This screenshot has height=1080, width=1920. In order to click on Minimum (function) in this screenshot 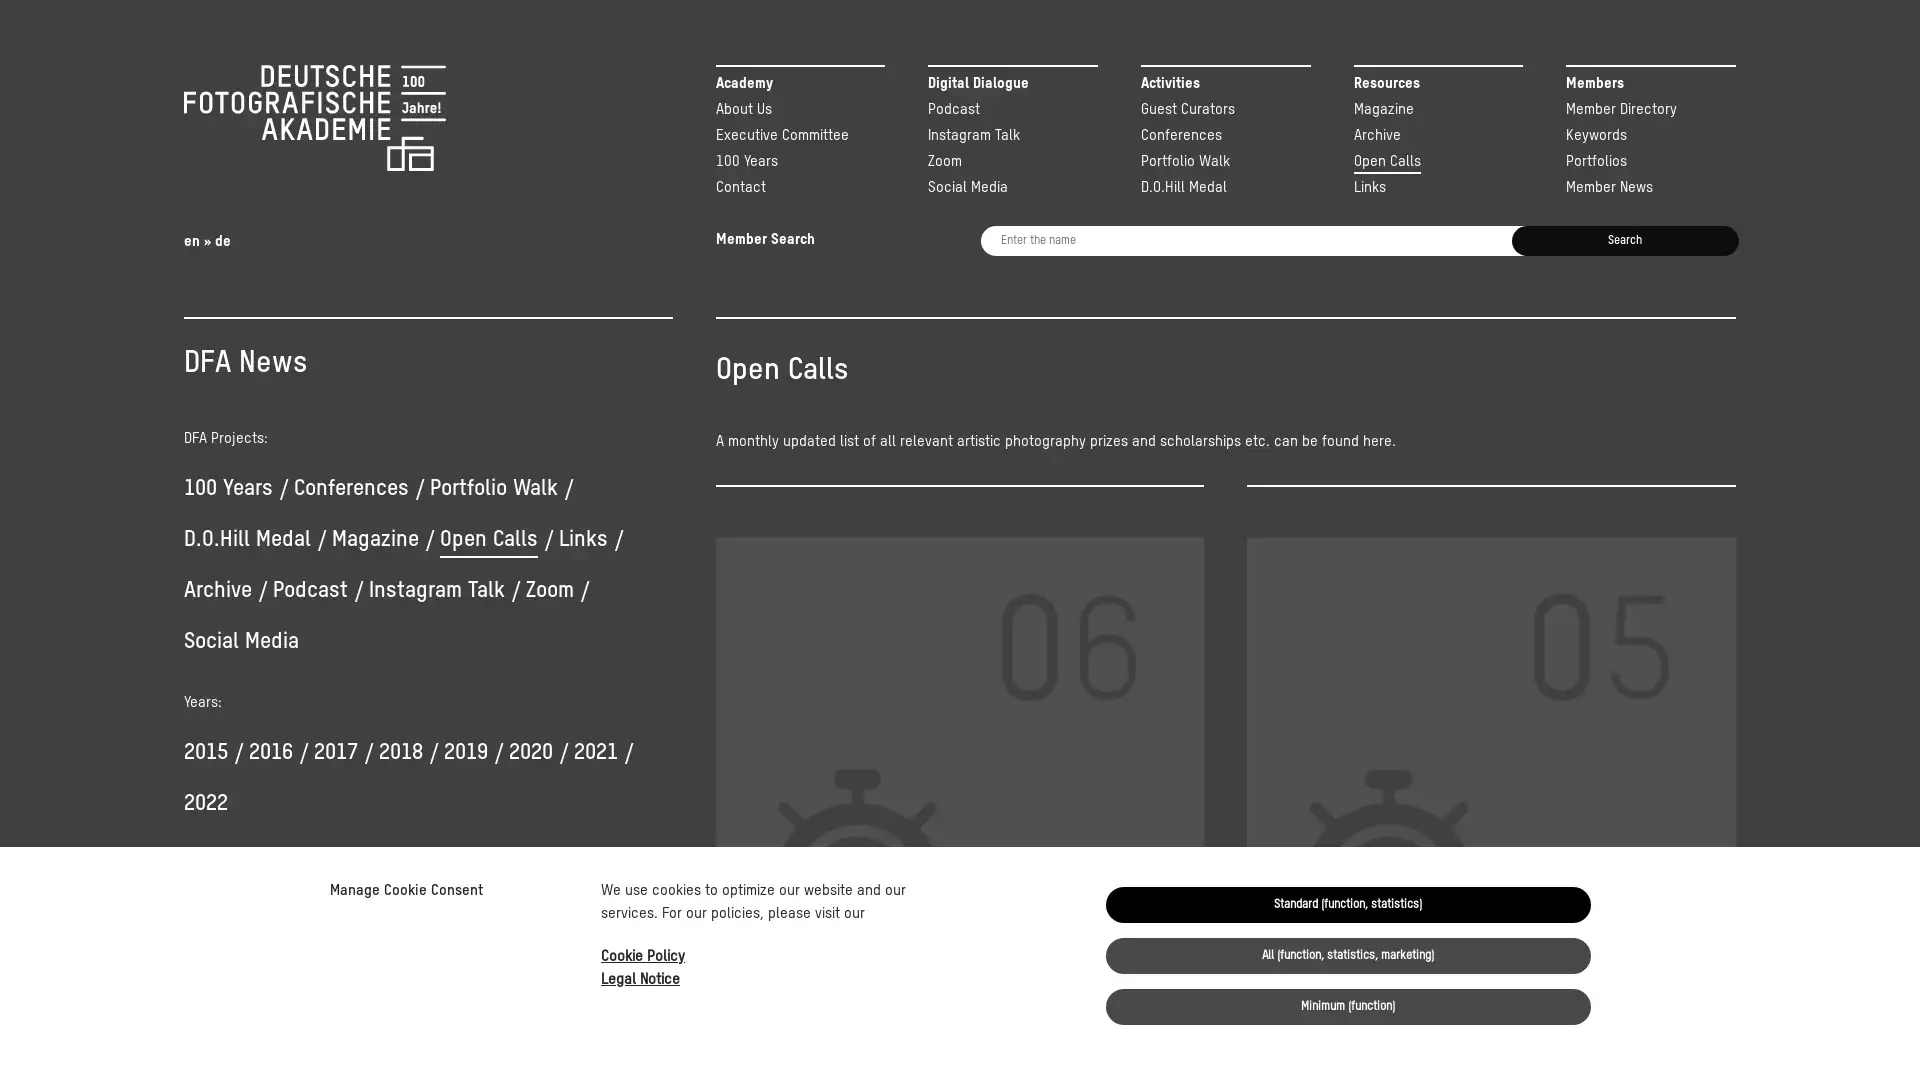, I will do `click(1347, 1006)`.